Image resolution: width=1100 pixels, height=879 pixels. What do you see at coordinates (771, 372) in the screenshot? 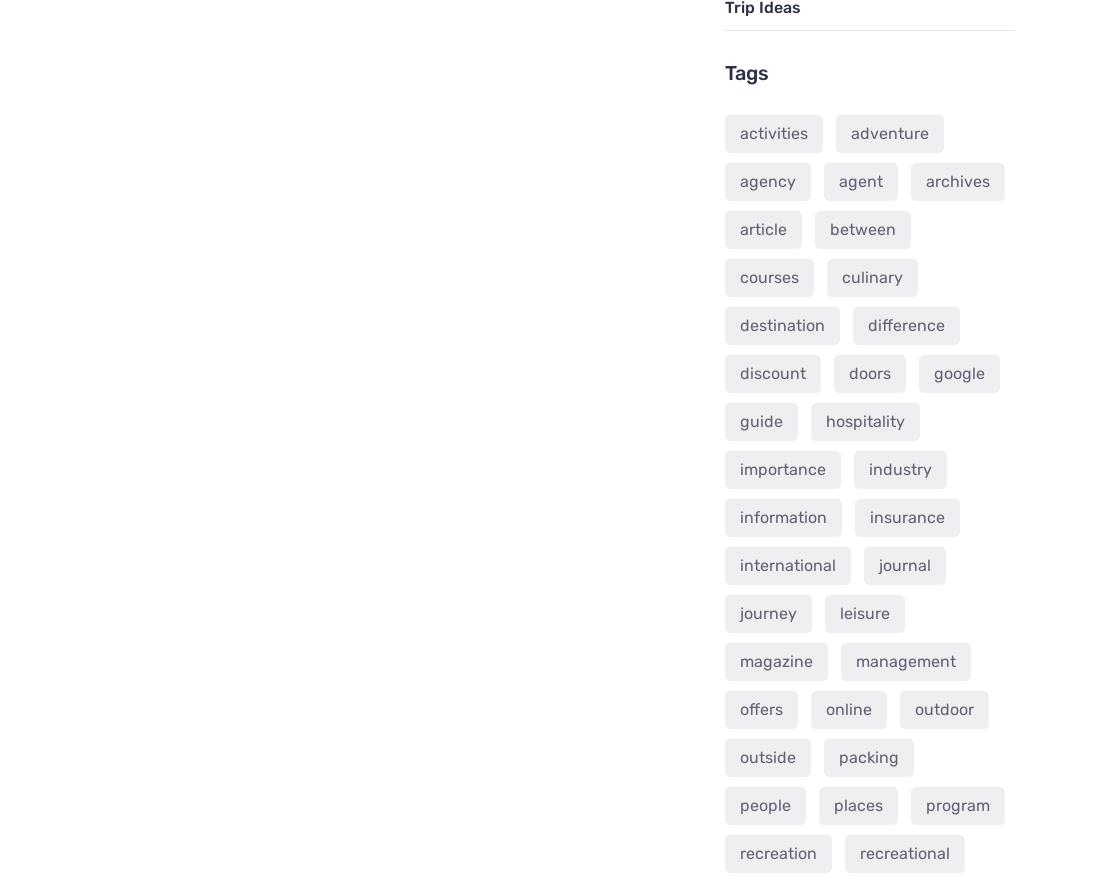
I see `'discount'` at bounding box center [771, 372].